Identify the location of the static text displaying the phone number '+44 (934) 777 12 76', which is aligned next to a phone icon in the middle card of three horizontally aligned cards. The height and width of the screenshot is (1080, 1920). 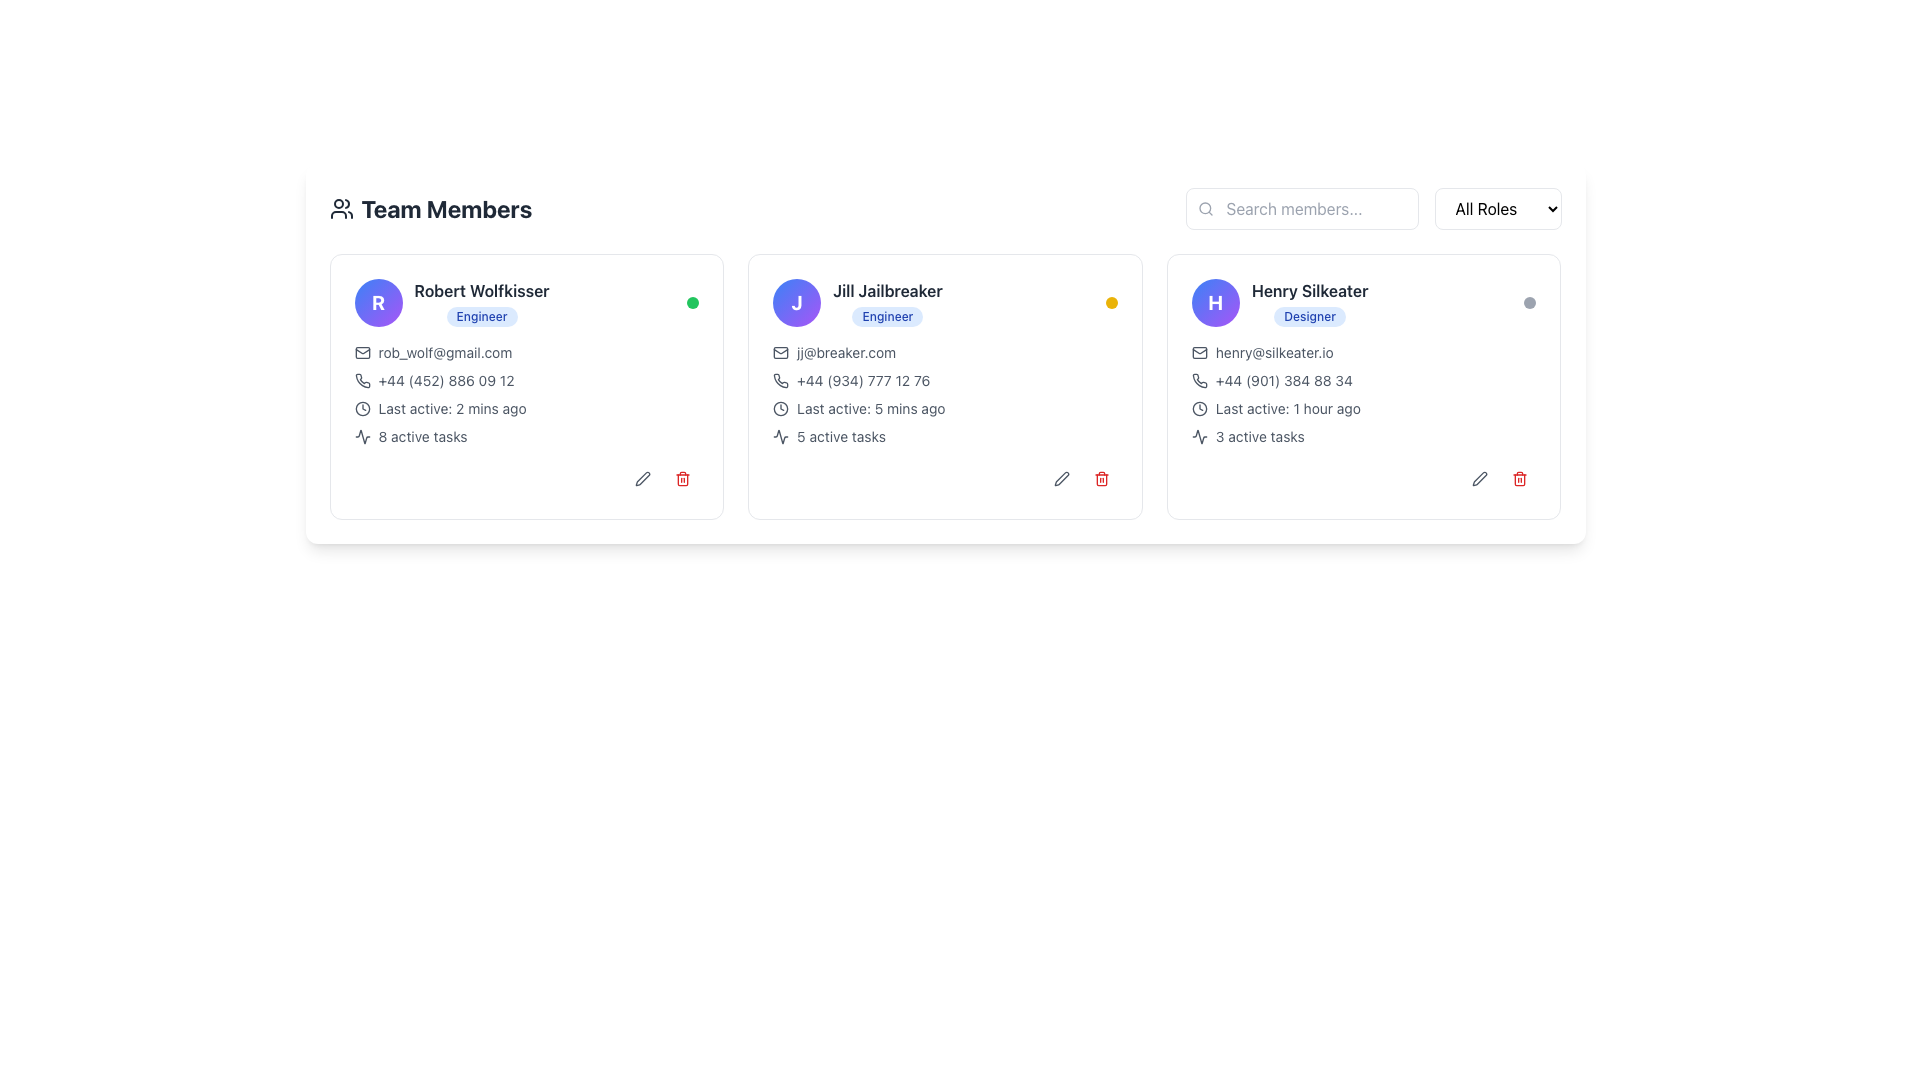
(863, 381).